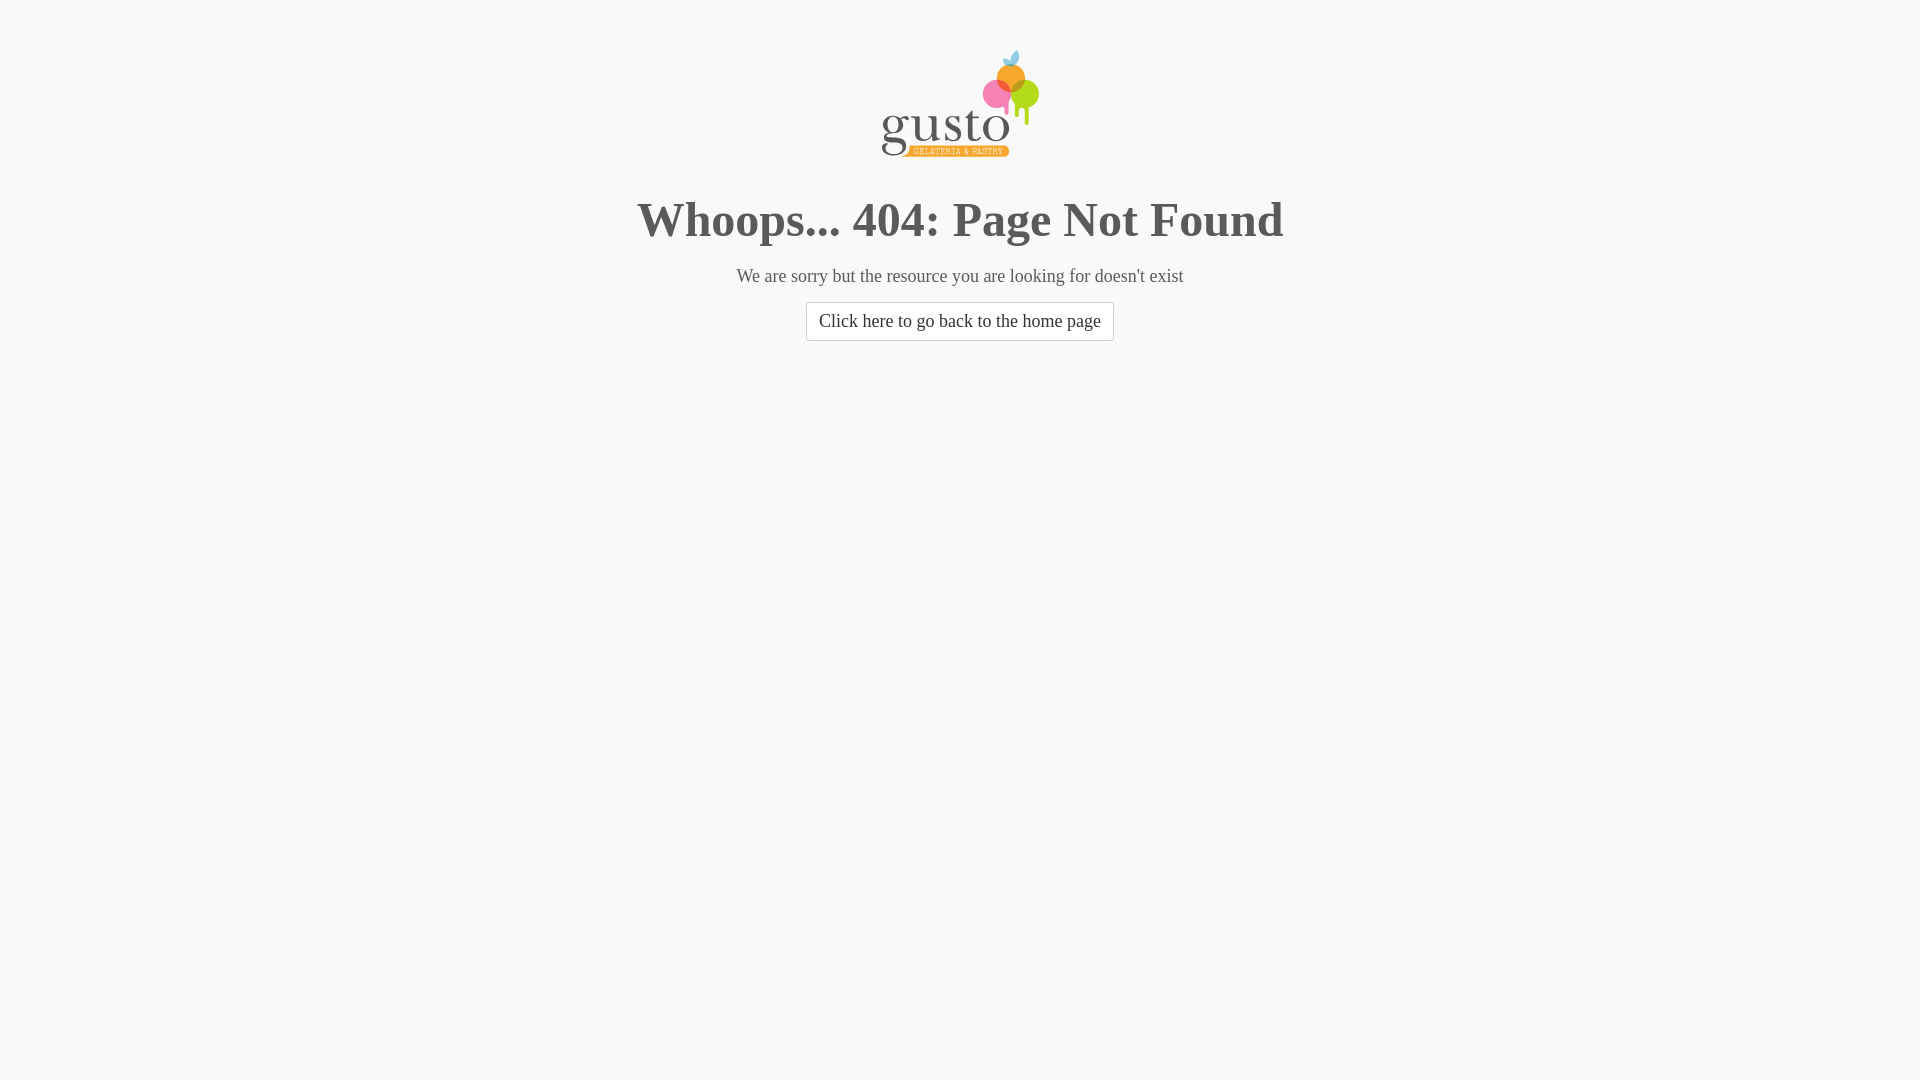 This screenshot has height=1080, width=1920. I want to click on 'Click here to go back to the home page', so click(960, 320).